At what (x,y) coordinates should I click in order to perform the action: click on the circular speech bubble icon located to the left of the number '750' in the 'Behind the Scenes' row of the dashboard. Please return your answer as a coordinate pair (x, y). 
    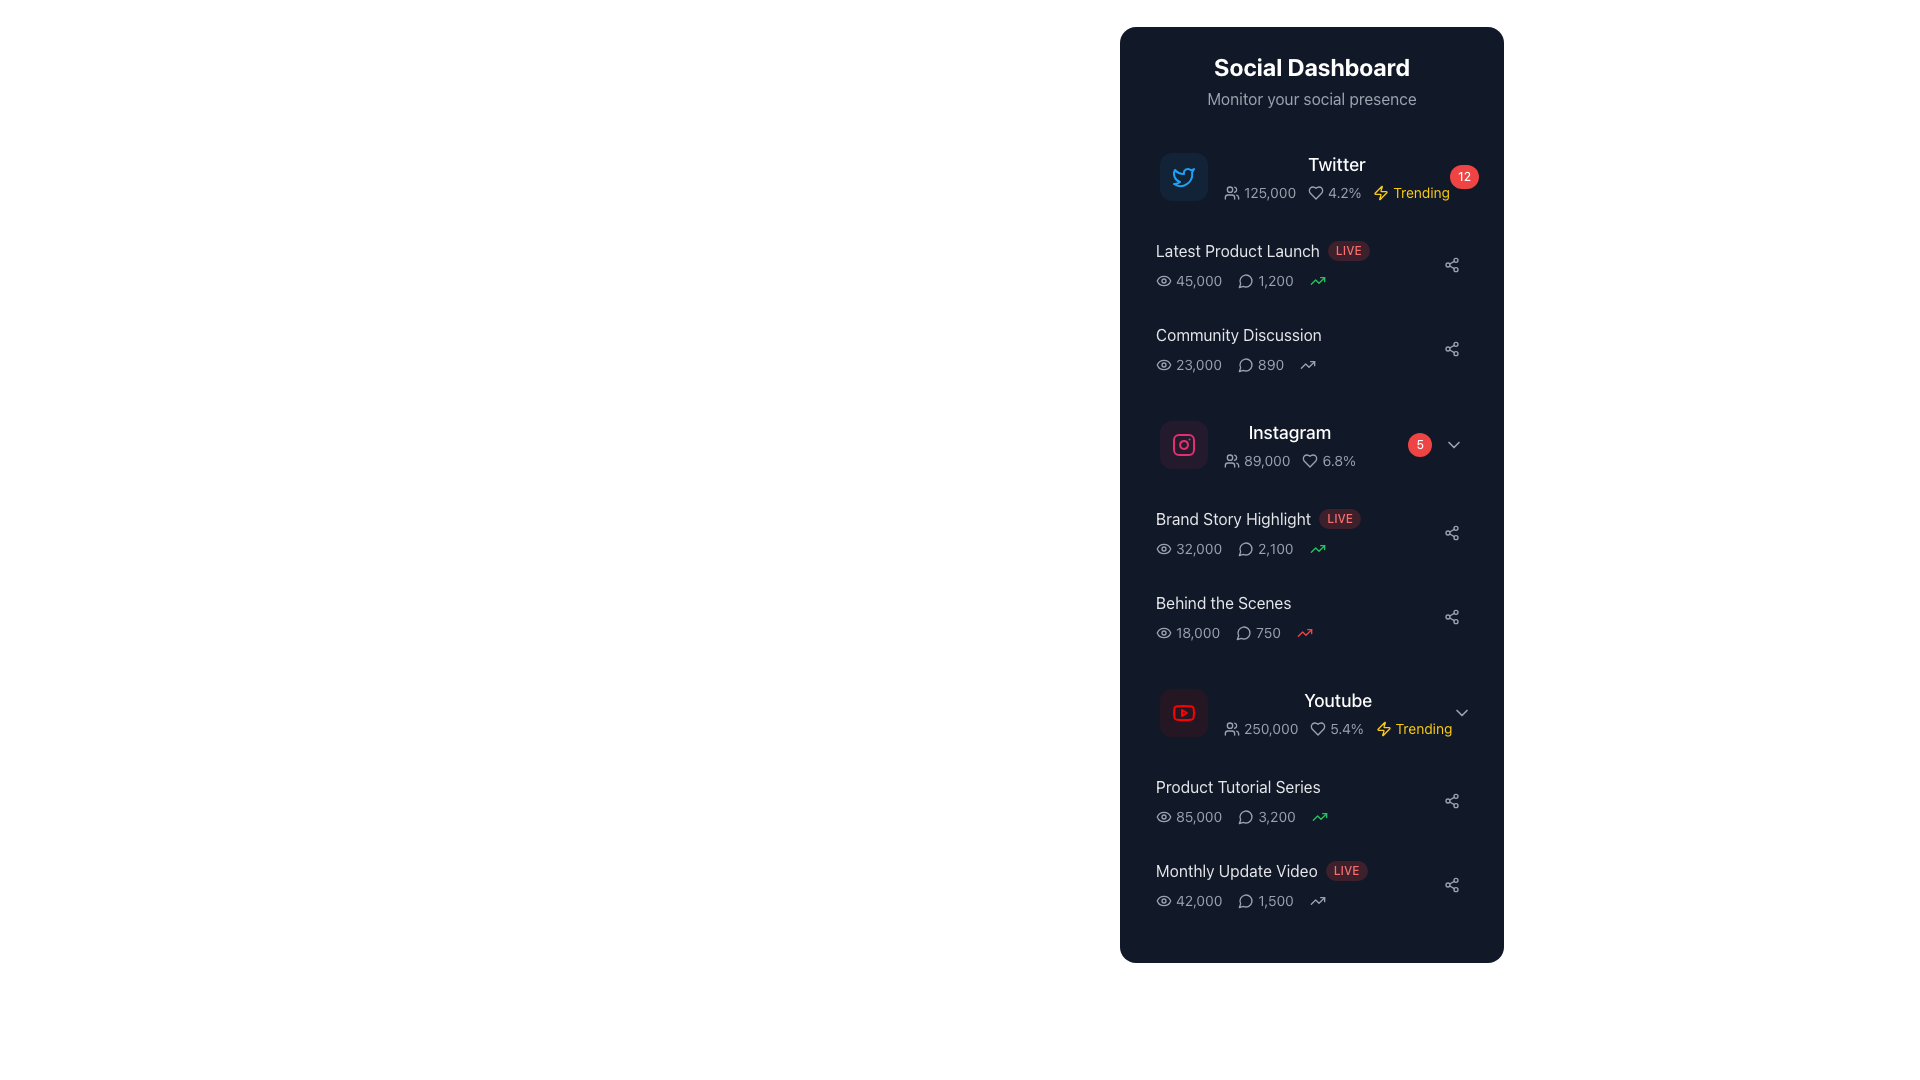
    Looking at the image, I should click on (1243, 632).